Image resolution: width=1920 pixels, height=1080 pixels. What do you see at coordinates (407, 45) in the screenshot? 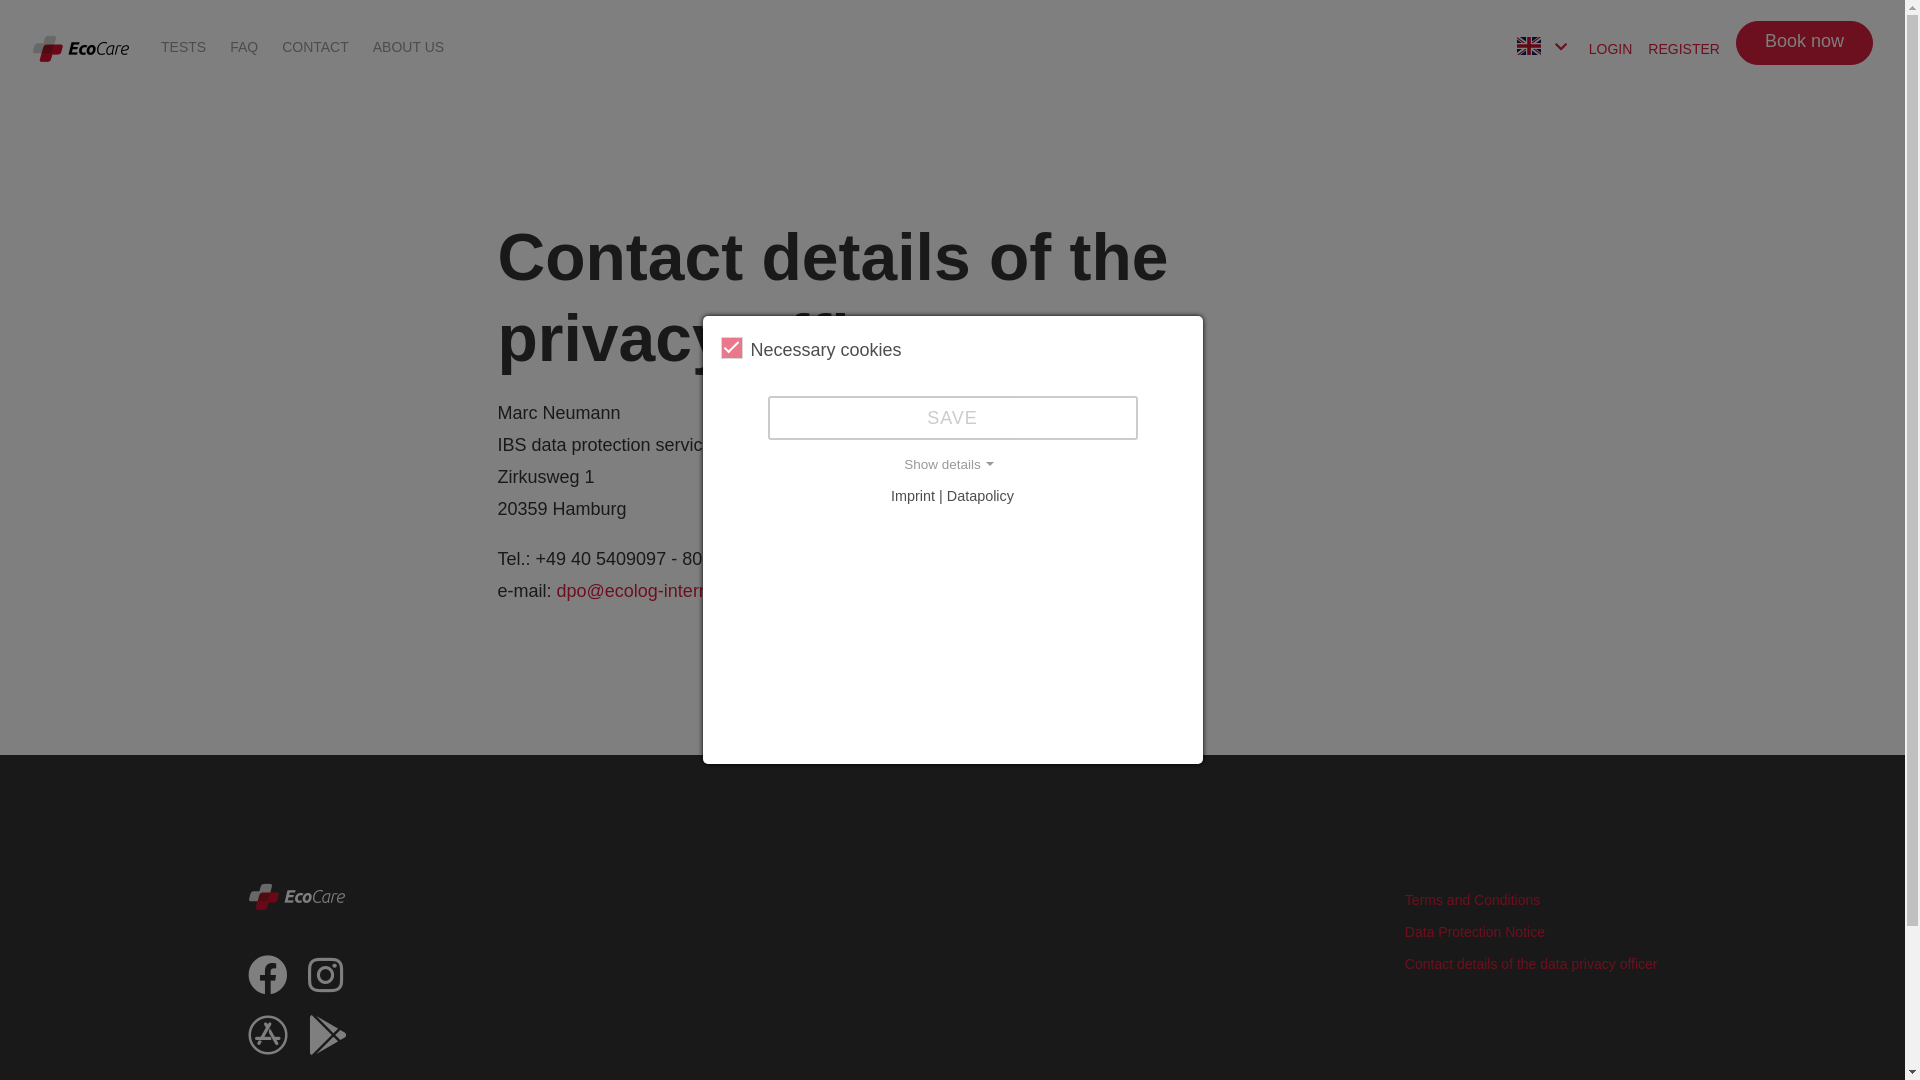
I see `'ABOUT US'` at bounding box center [407, 45].